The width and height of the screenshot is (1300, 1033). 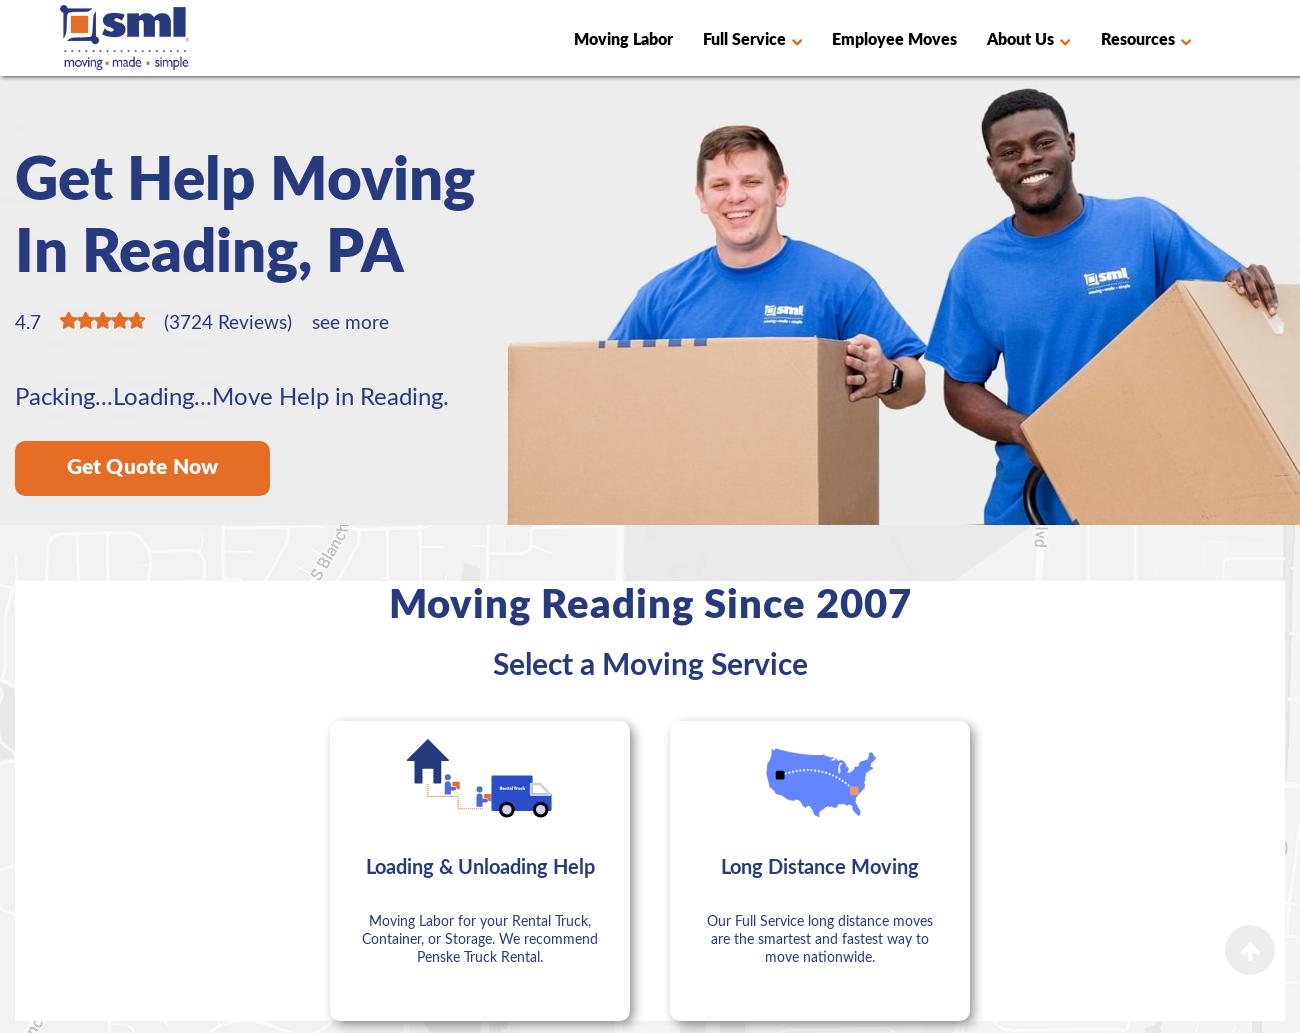 What do you see at coordinates (231, 398) in the screenshot?
I see `'Packing...Loading...Move Help in Reading.'` at bounding box center [231, 398].